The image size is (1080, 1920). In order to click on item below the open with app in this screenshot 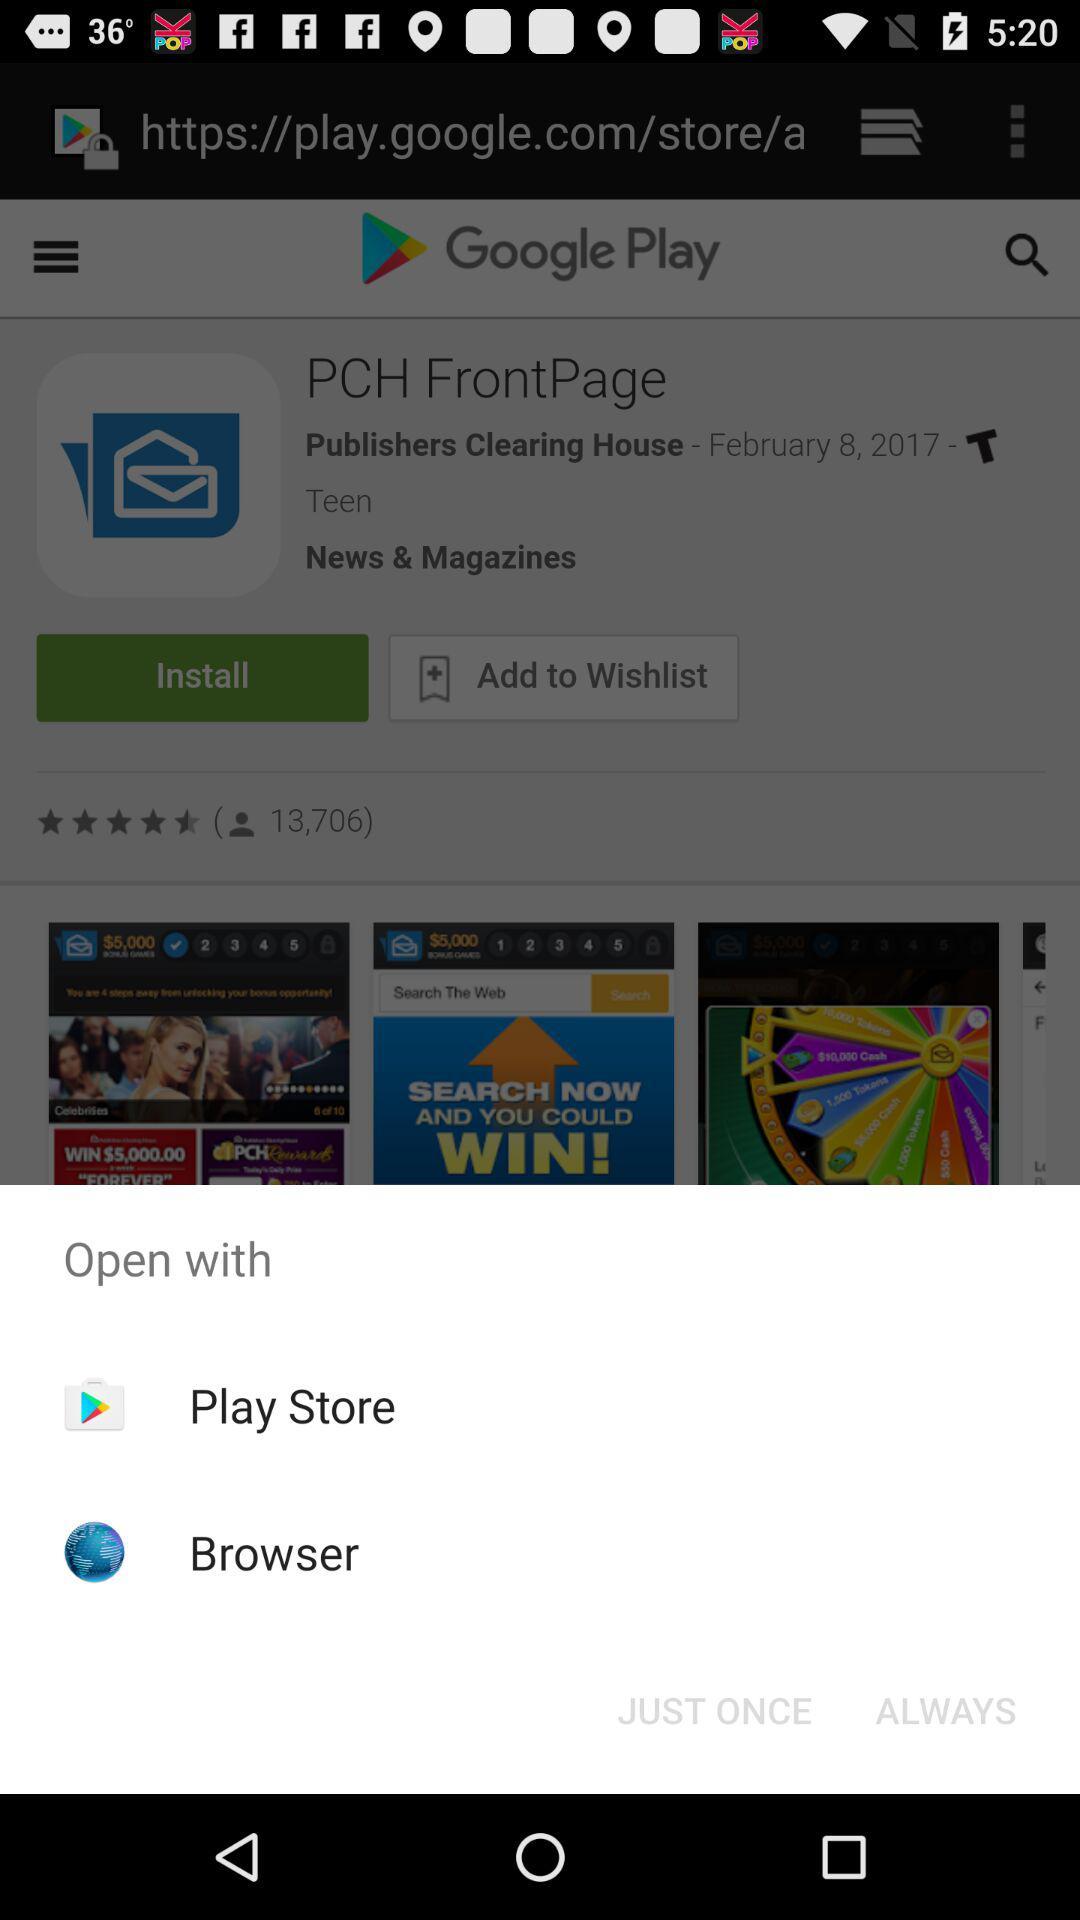, I will do `click(292, 1404)`.